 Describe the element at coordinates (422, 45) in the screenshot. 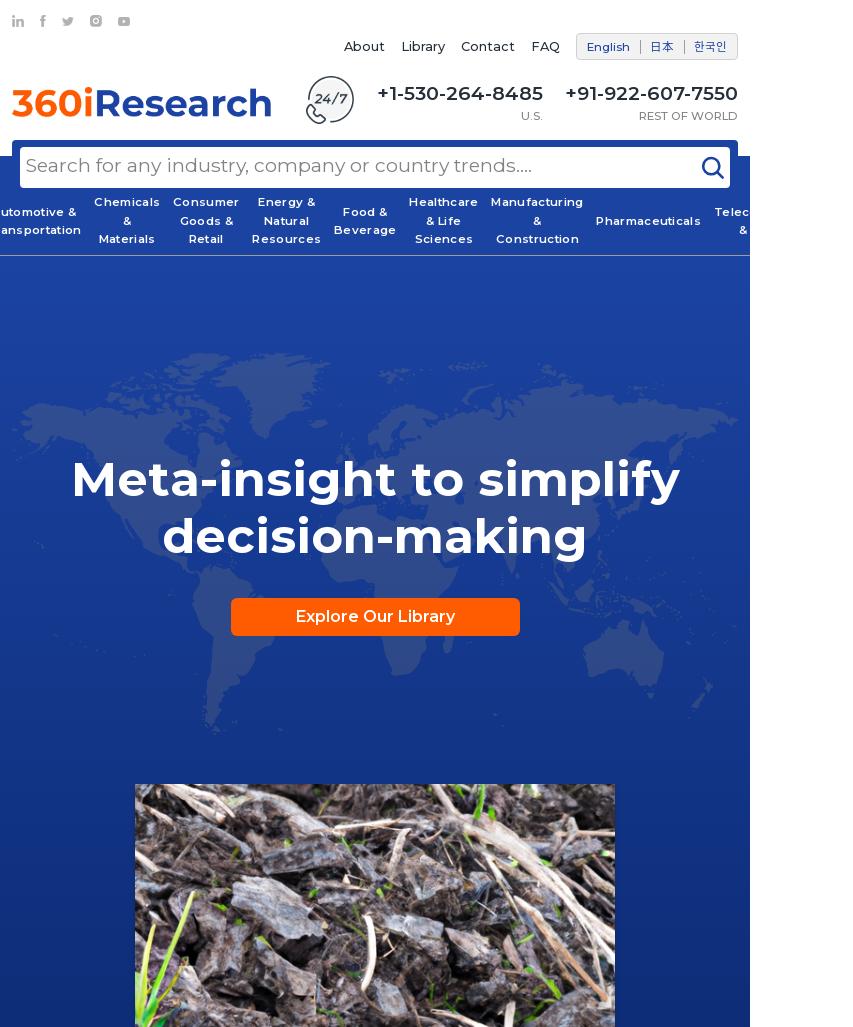

I see `'Library'` at that location.